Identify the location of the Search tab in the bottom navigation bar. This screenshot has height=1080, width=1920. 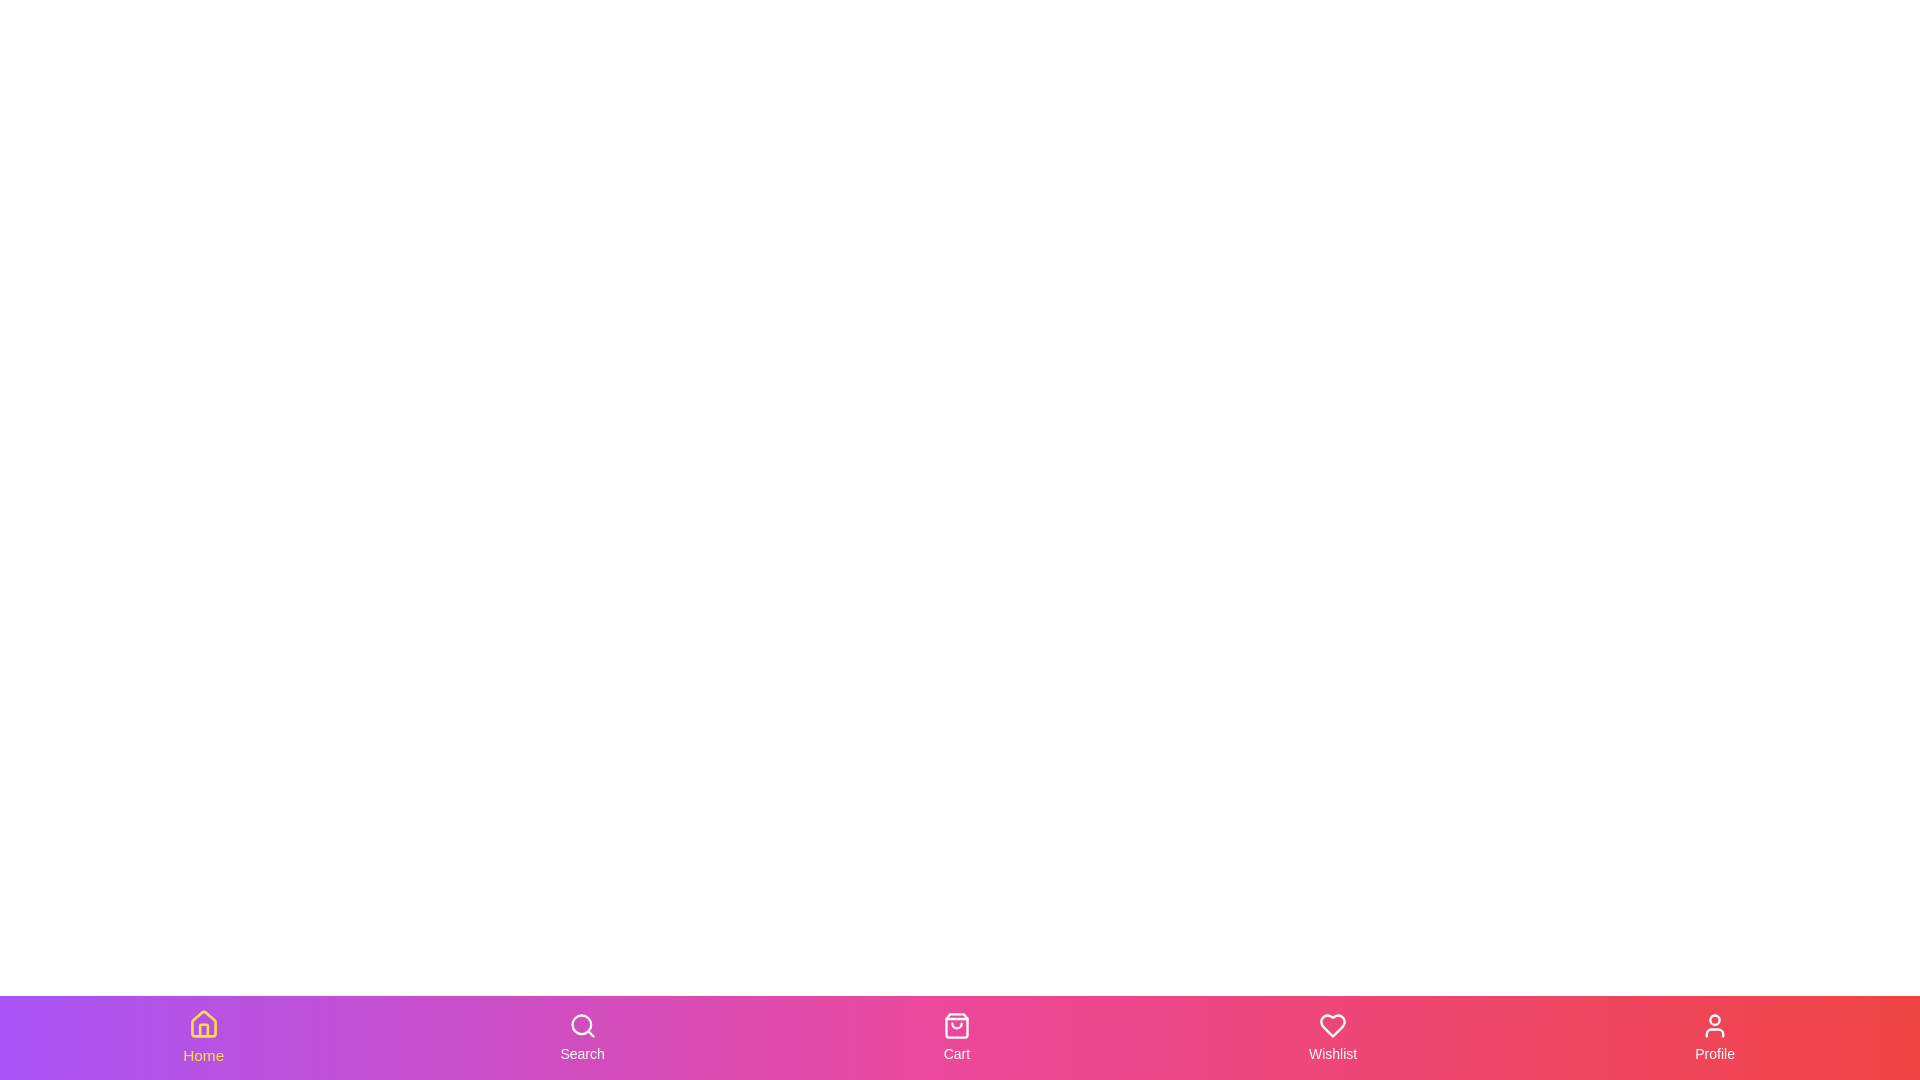
(580, 1036).